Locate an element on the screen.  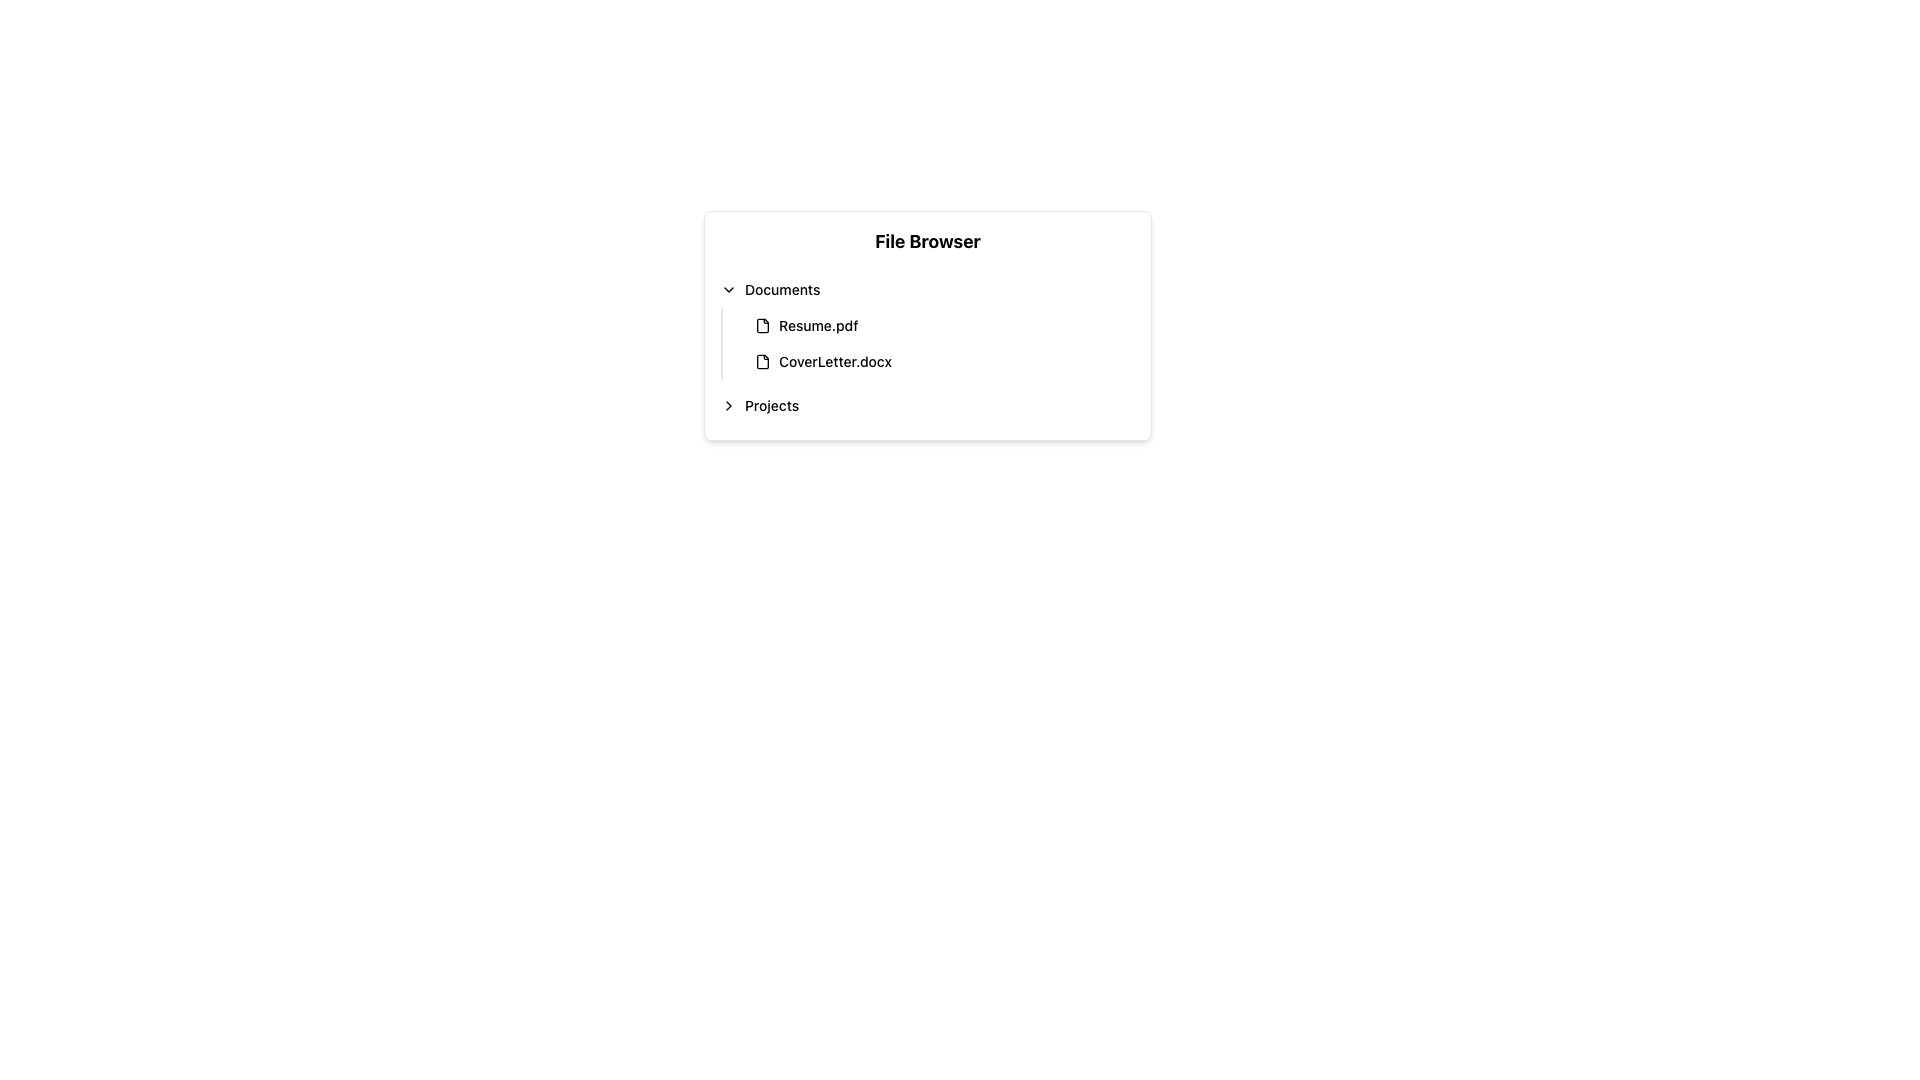
the 'CoverLetter.docx' file entry in the directory browser is located at coordinates (944, 362).